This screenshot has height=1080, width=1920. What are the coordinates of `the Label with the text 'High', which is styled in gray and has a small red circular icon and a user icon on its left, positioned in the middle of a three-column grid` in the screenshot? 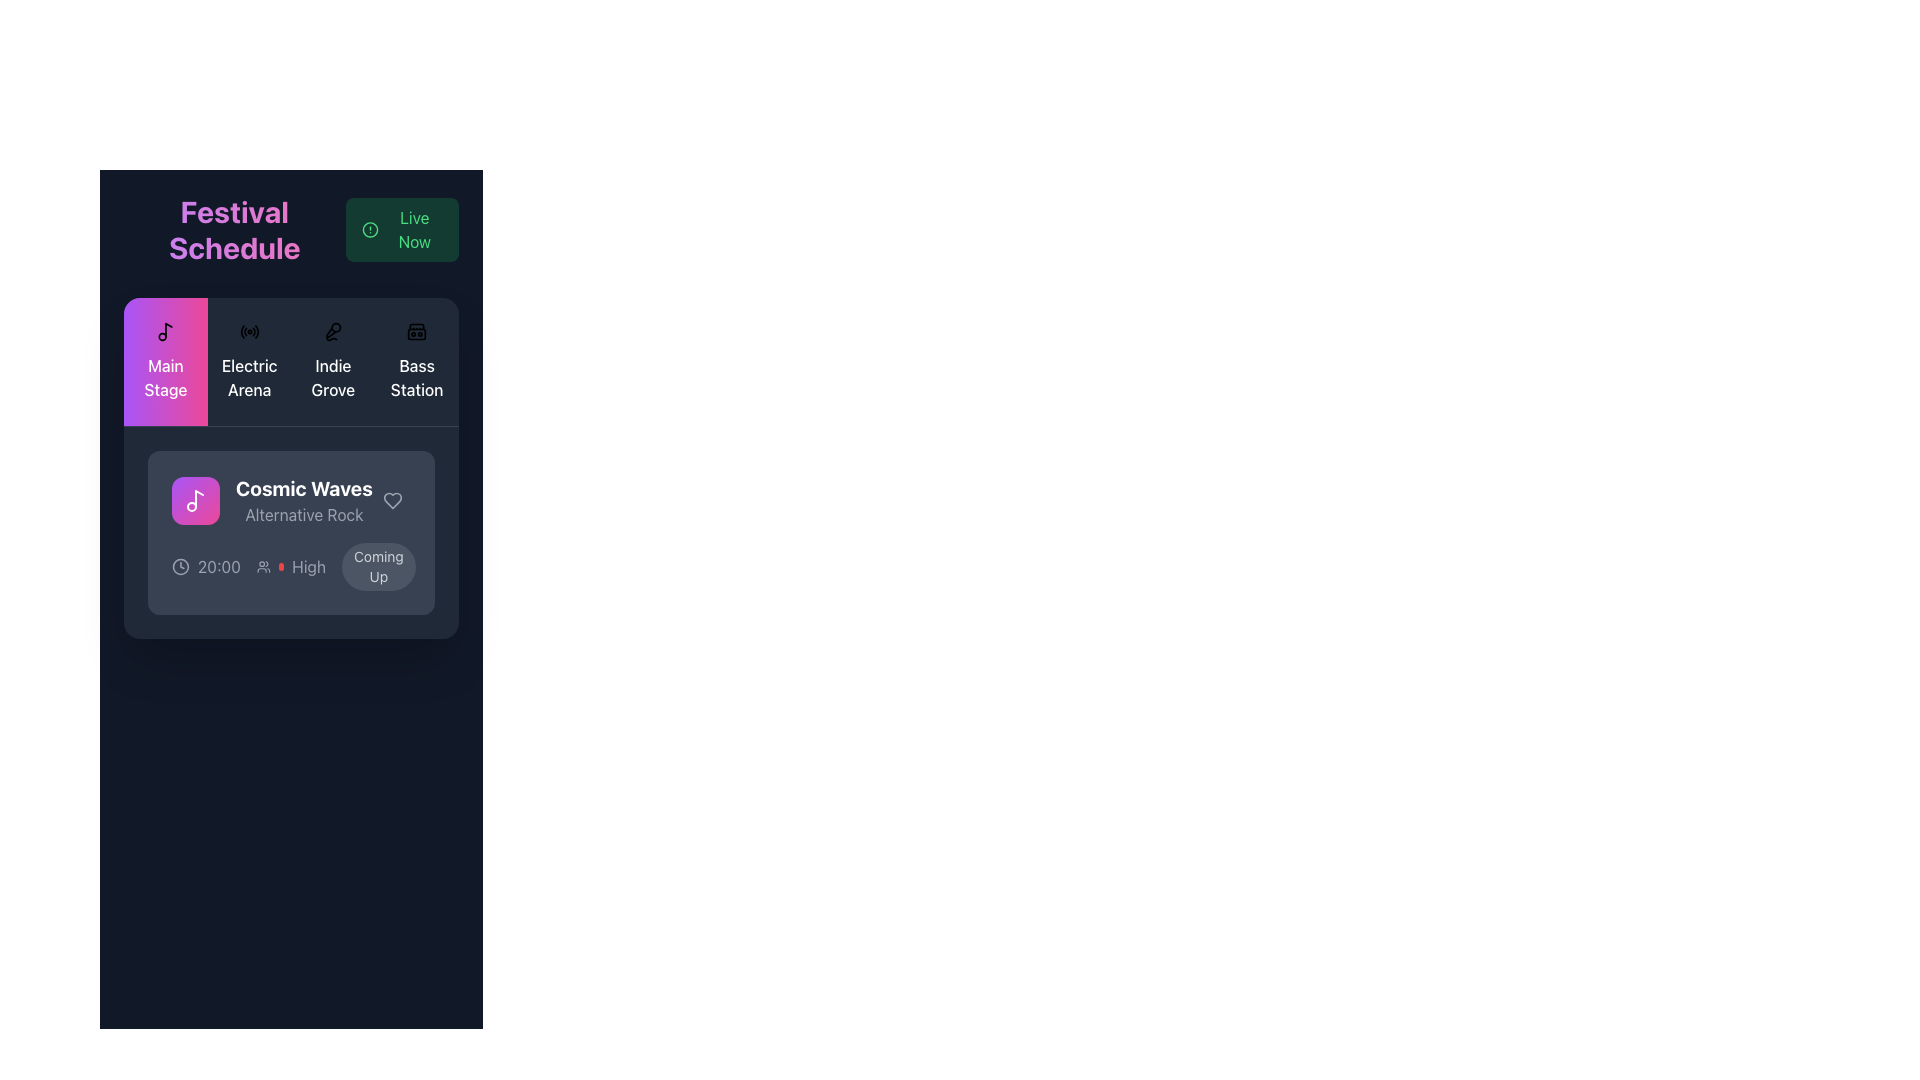 It's located at (290, 567).